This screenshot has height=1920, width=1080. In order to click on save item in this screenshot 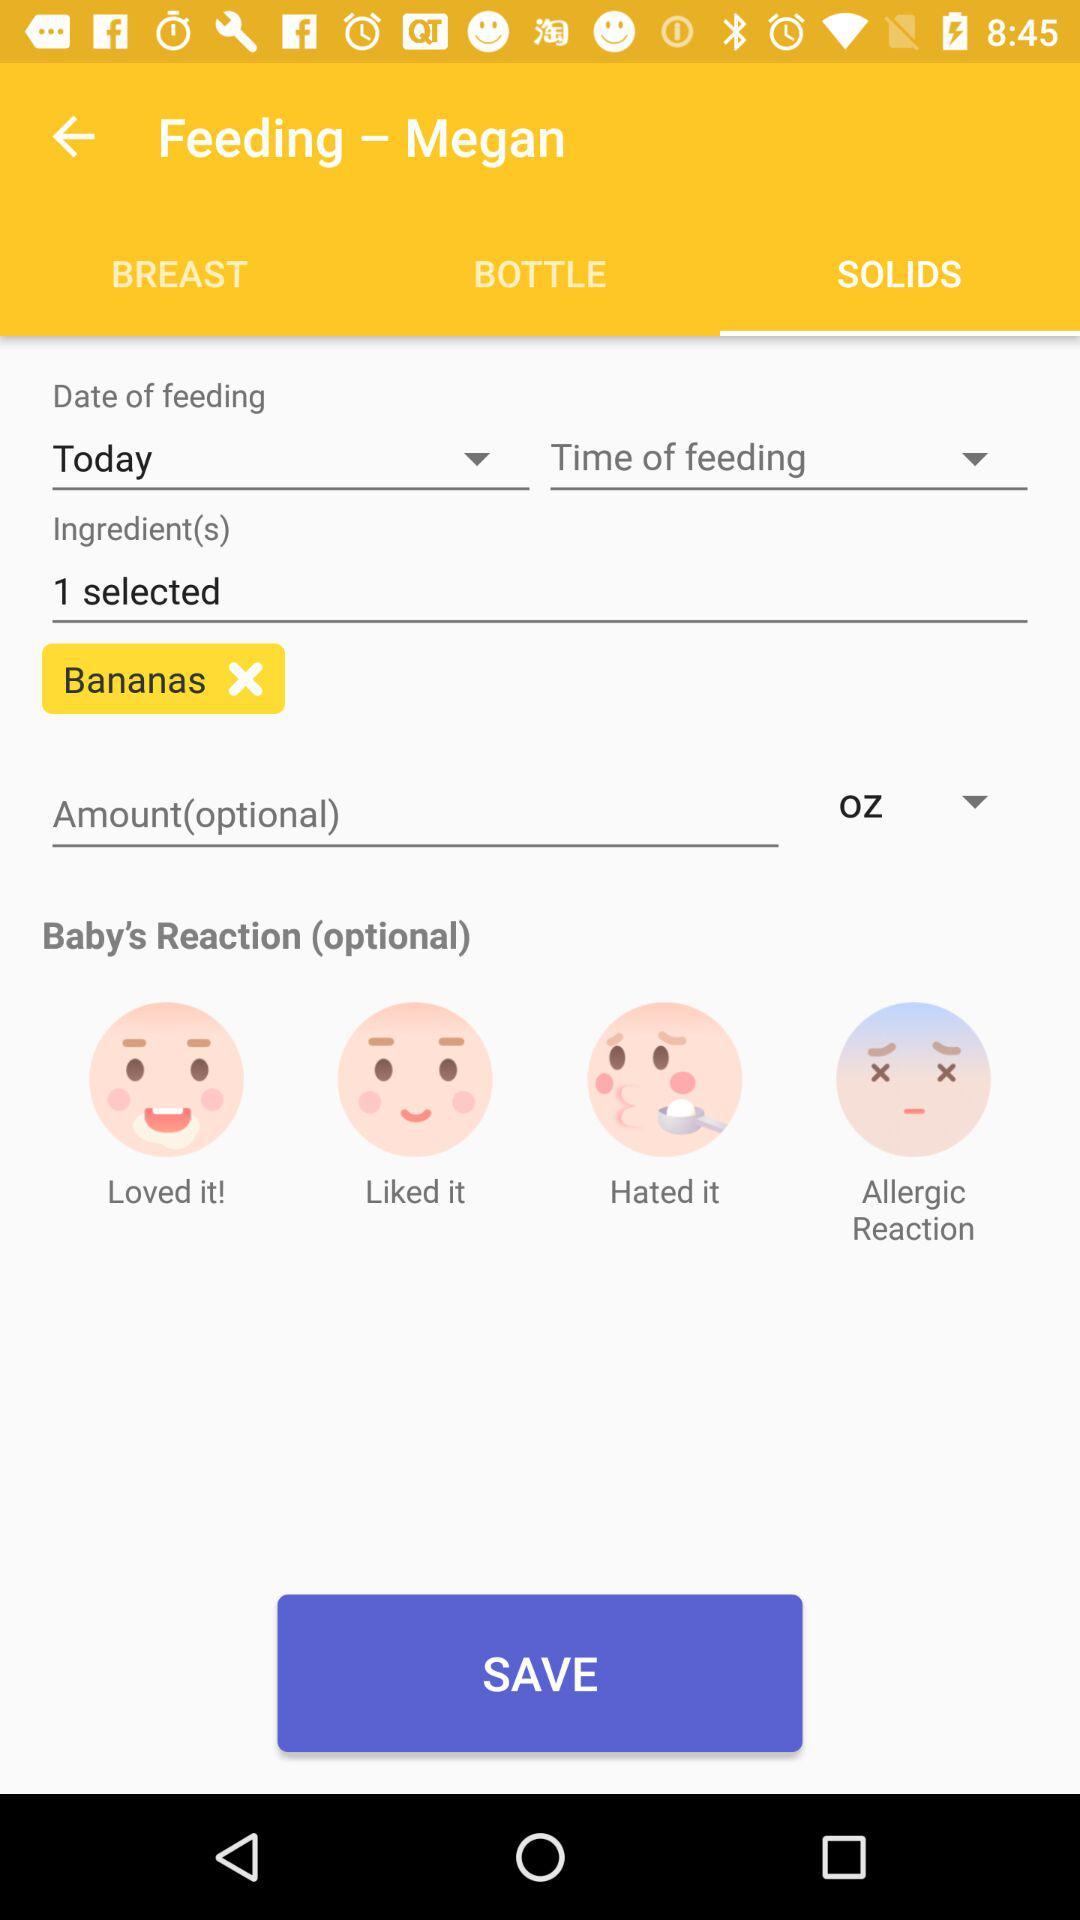, I will do `click(540, 1673)`.